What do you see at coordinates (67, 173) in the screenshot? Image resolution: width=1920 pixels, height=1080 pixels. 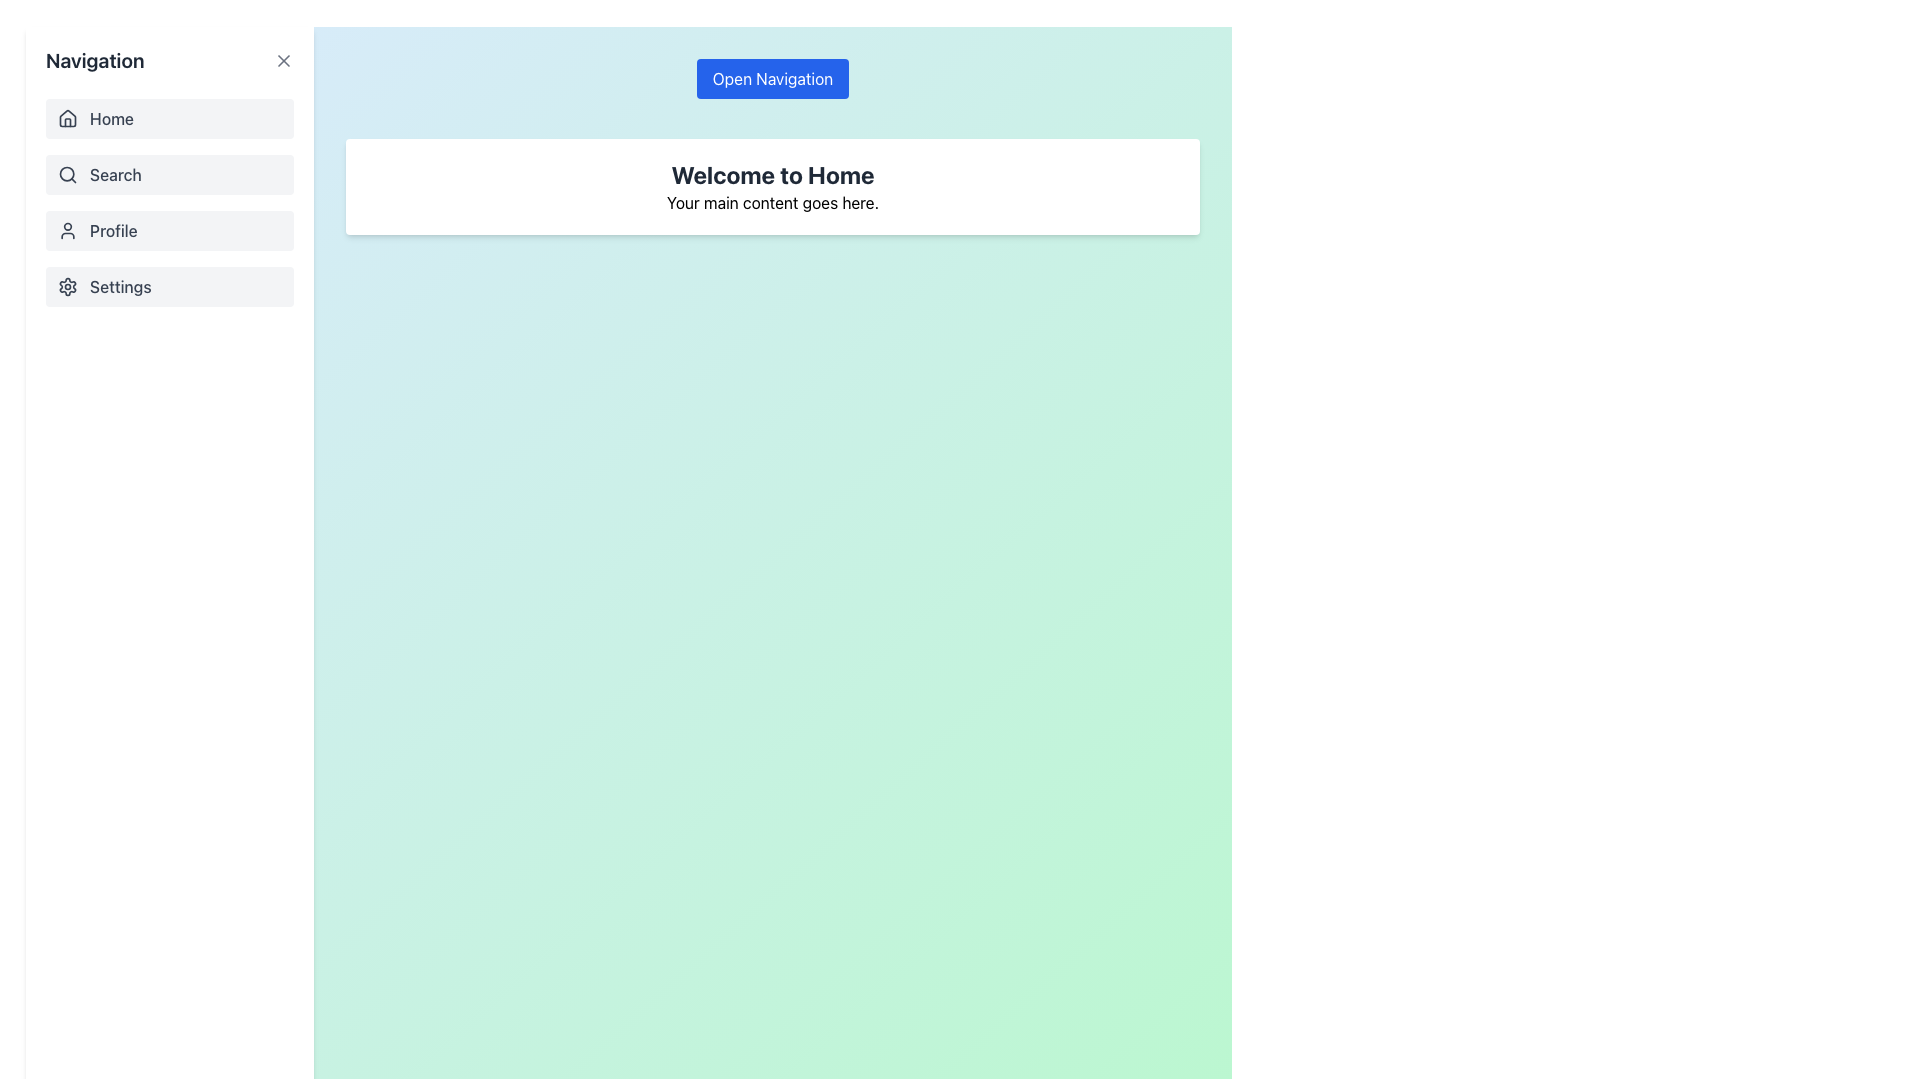 I see `the inner circle of the magnifying glass icon in the 'Search' button group of the left-side navigation menu` at bounding box center [67, 173].